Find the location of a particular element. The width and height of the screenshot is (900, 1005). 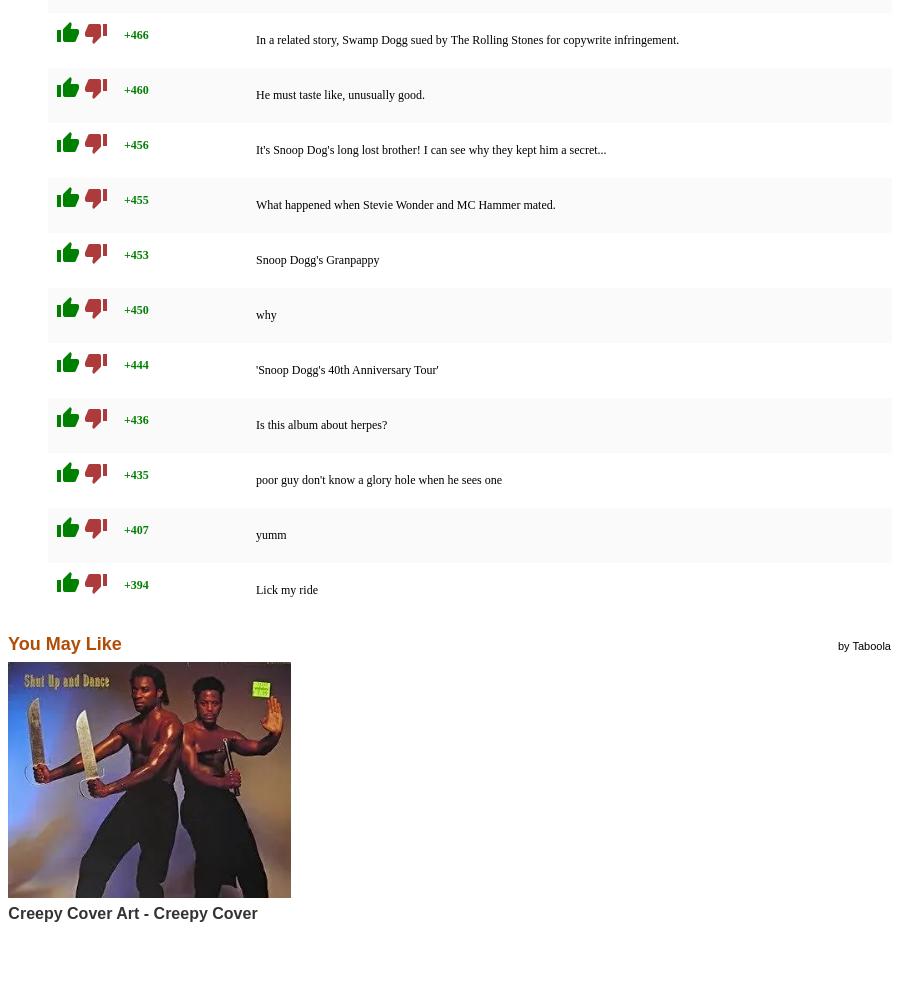

'+444' is located at coordinates (135, 364).